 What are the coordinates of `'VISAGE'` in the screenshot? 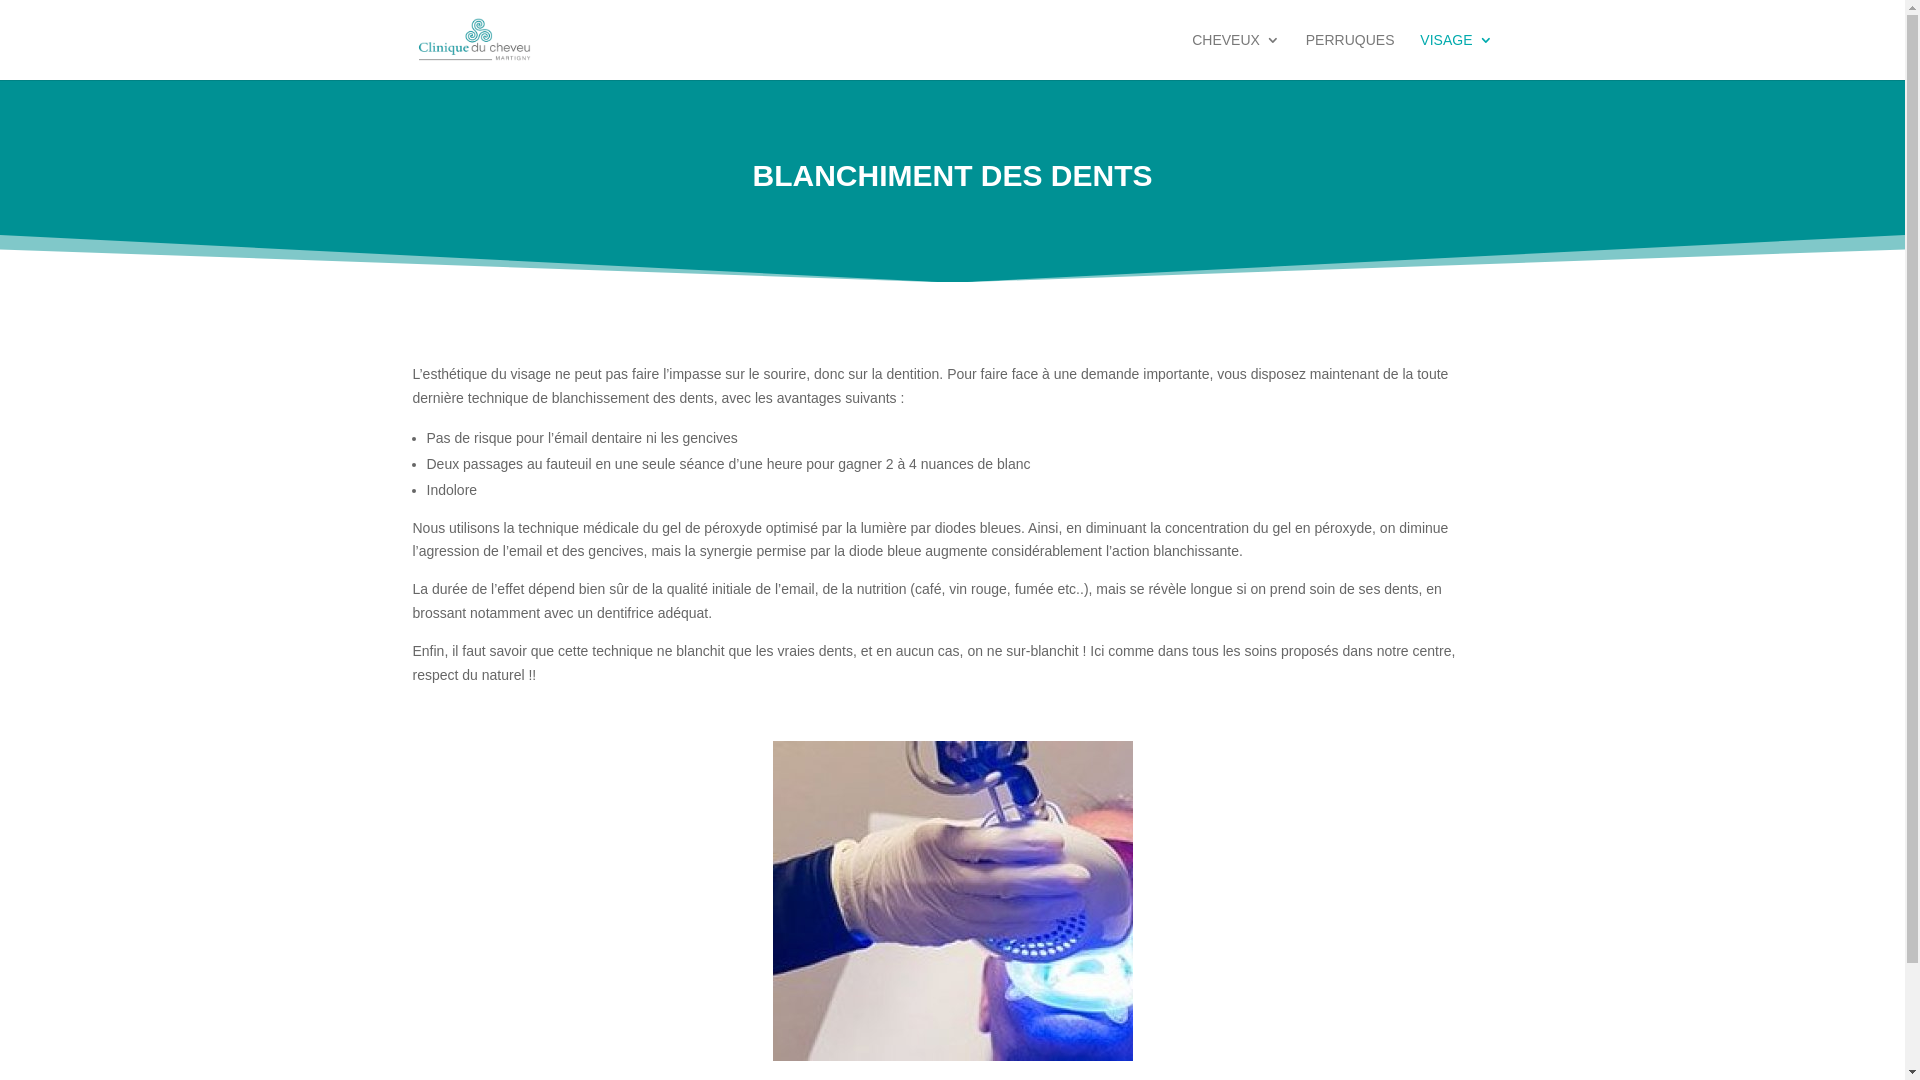 It's located at (1455, 55).